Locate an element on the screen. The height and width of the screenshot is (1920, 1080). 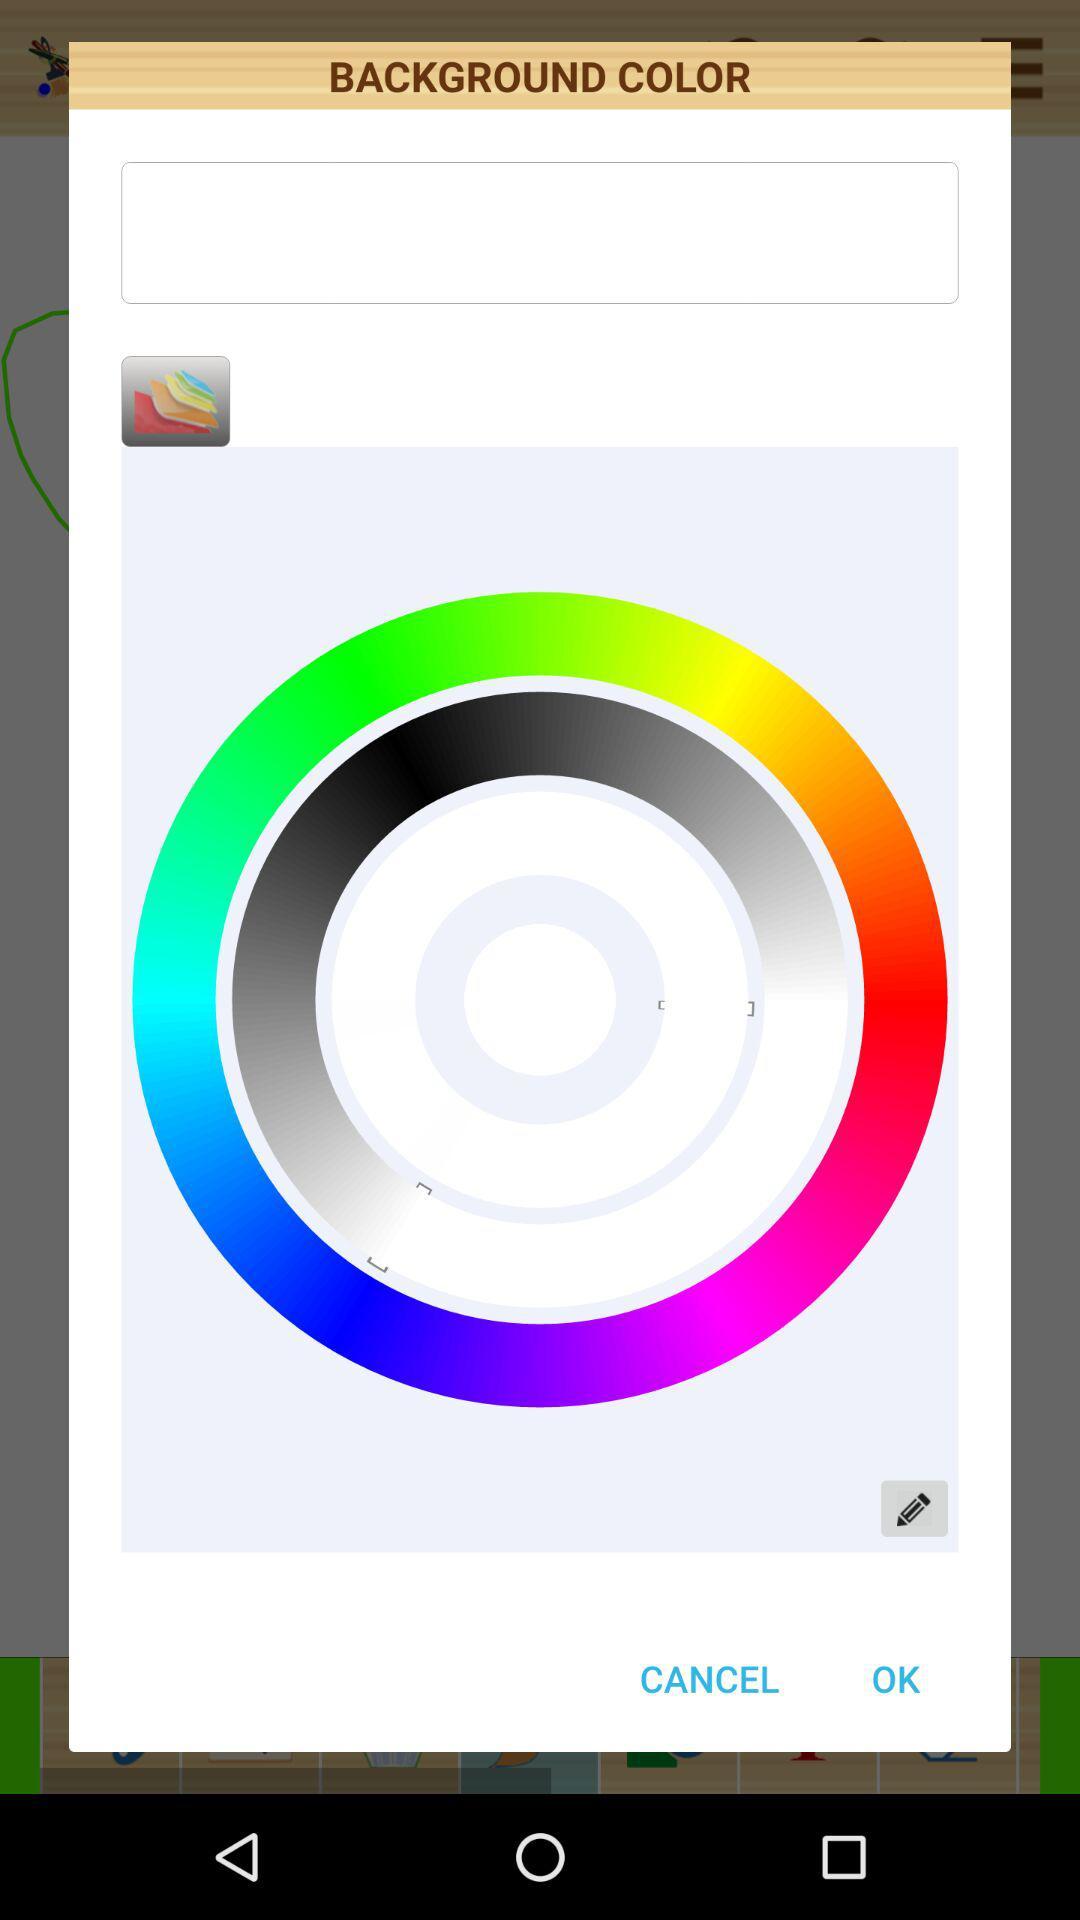
icon at the top left corner is located at coordinates (174, 400).